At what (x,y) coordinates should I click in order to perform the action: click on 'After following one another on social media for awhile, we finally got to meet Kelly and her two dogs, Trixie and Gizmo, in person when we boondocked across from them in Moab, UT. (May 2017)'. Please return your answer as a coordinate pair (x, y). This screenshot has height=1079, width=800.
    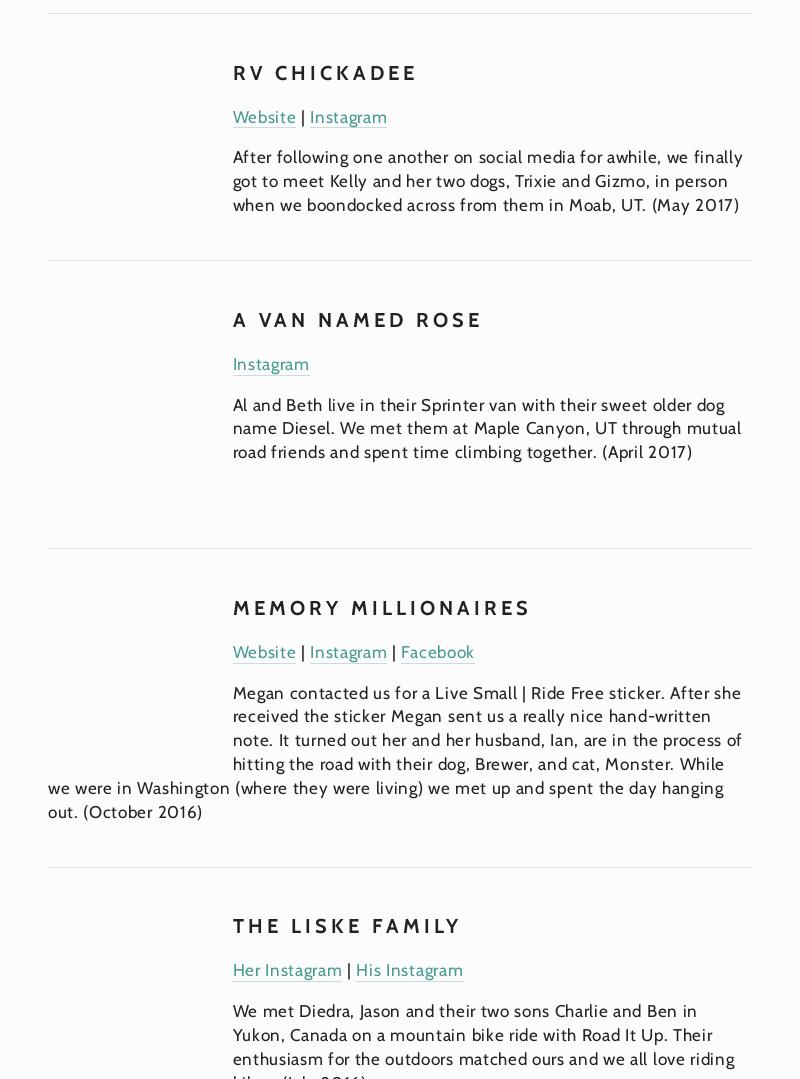
    Looking at the image, I should click on (490, 180).